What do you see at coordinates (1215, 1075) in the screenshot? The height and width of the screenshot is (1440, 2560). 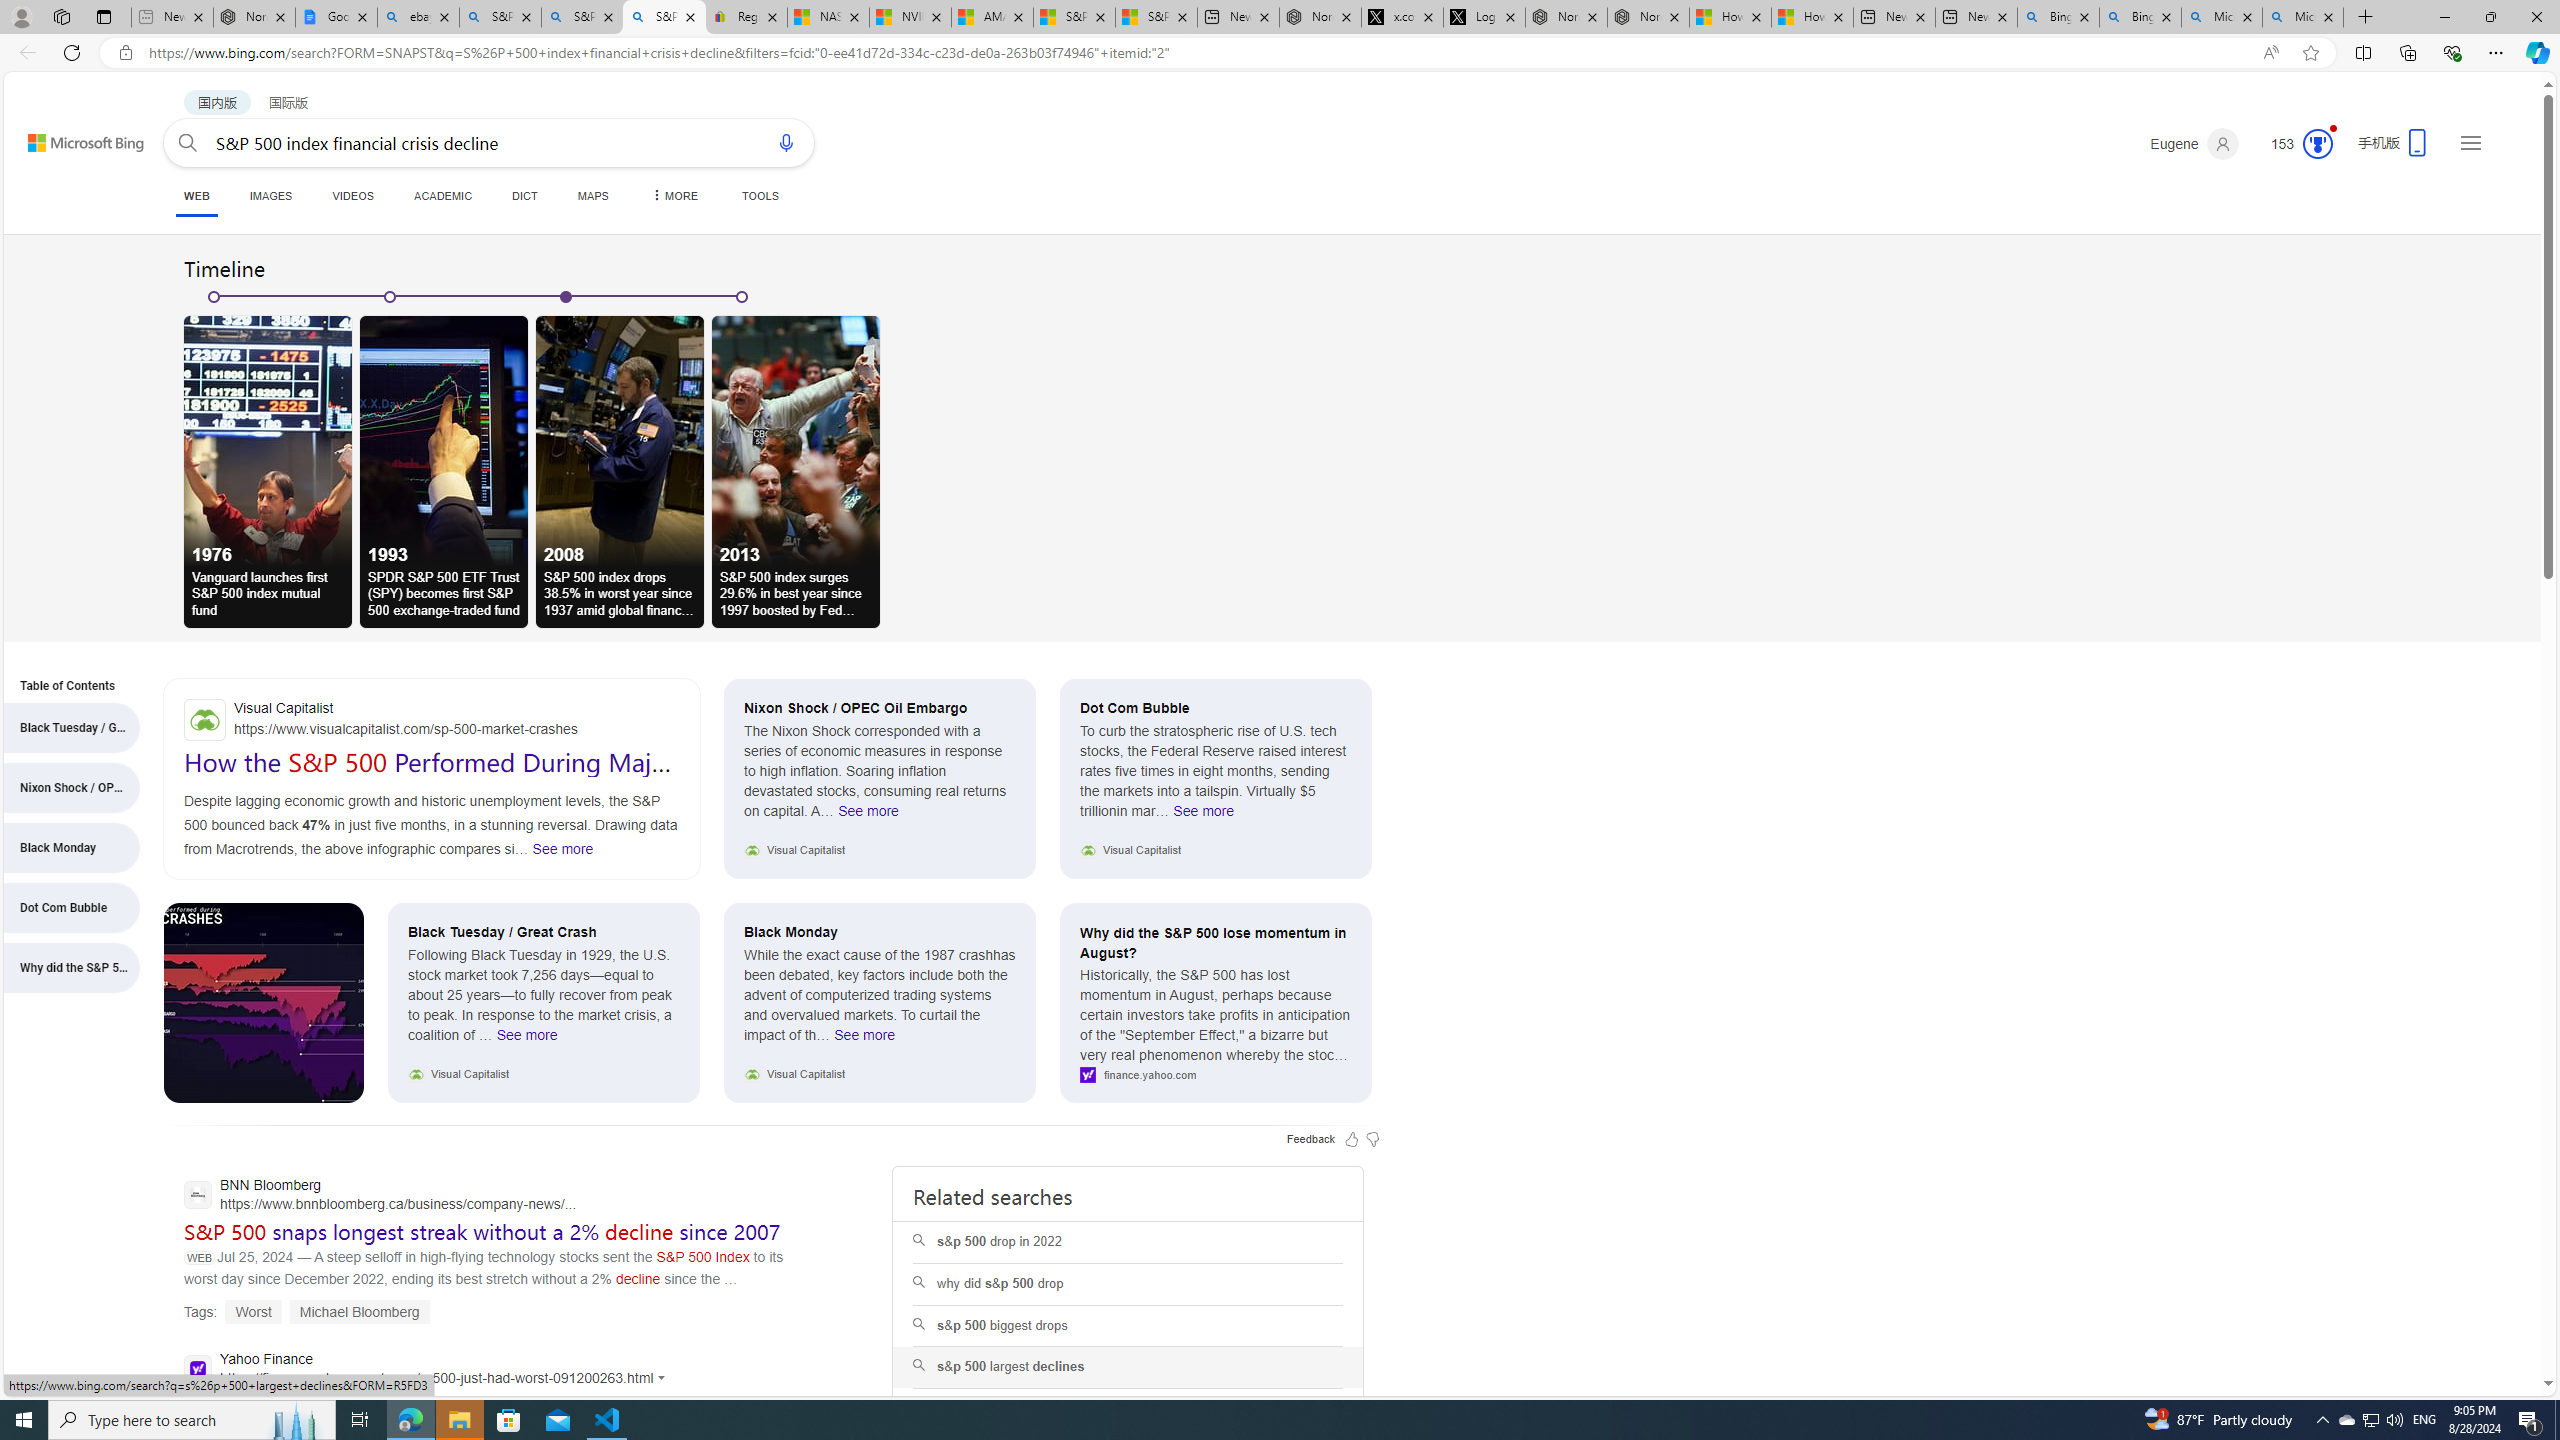 I see `'finance.yahoo.com'` at bounding box center [1215, 1075].